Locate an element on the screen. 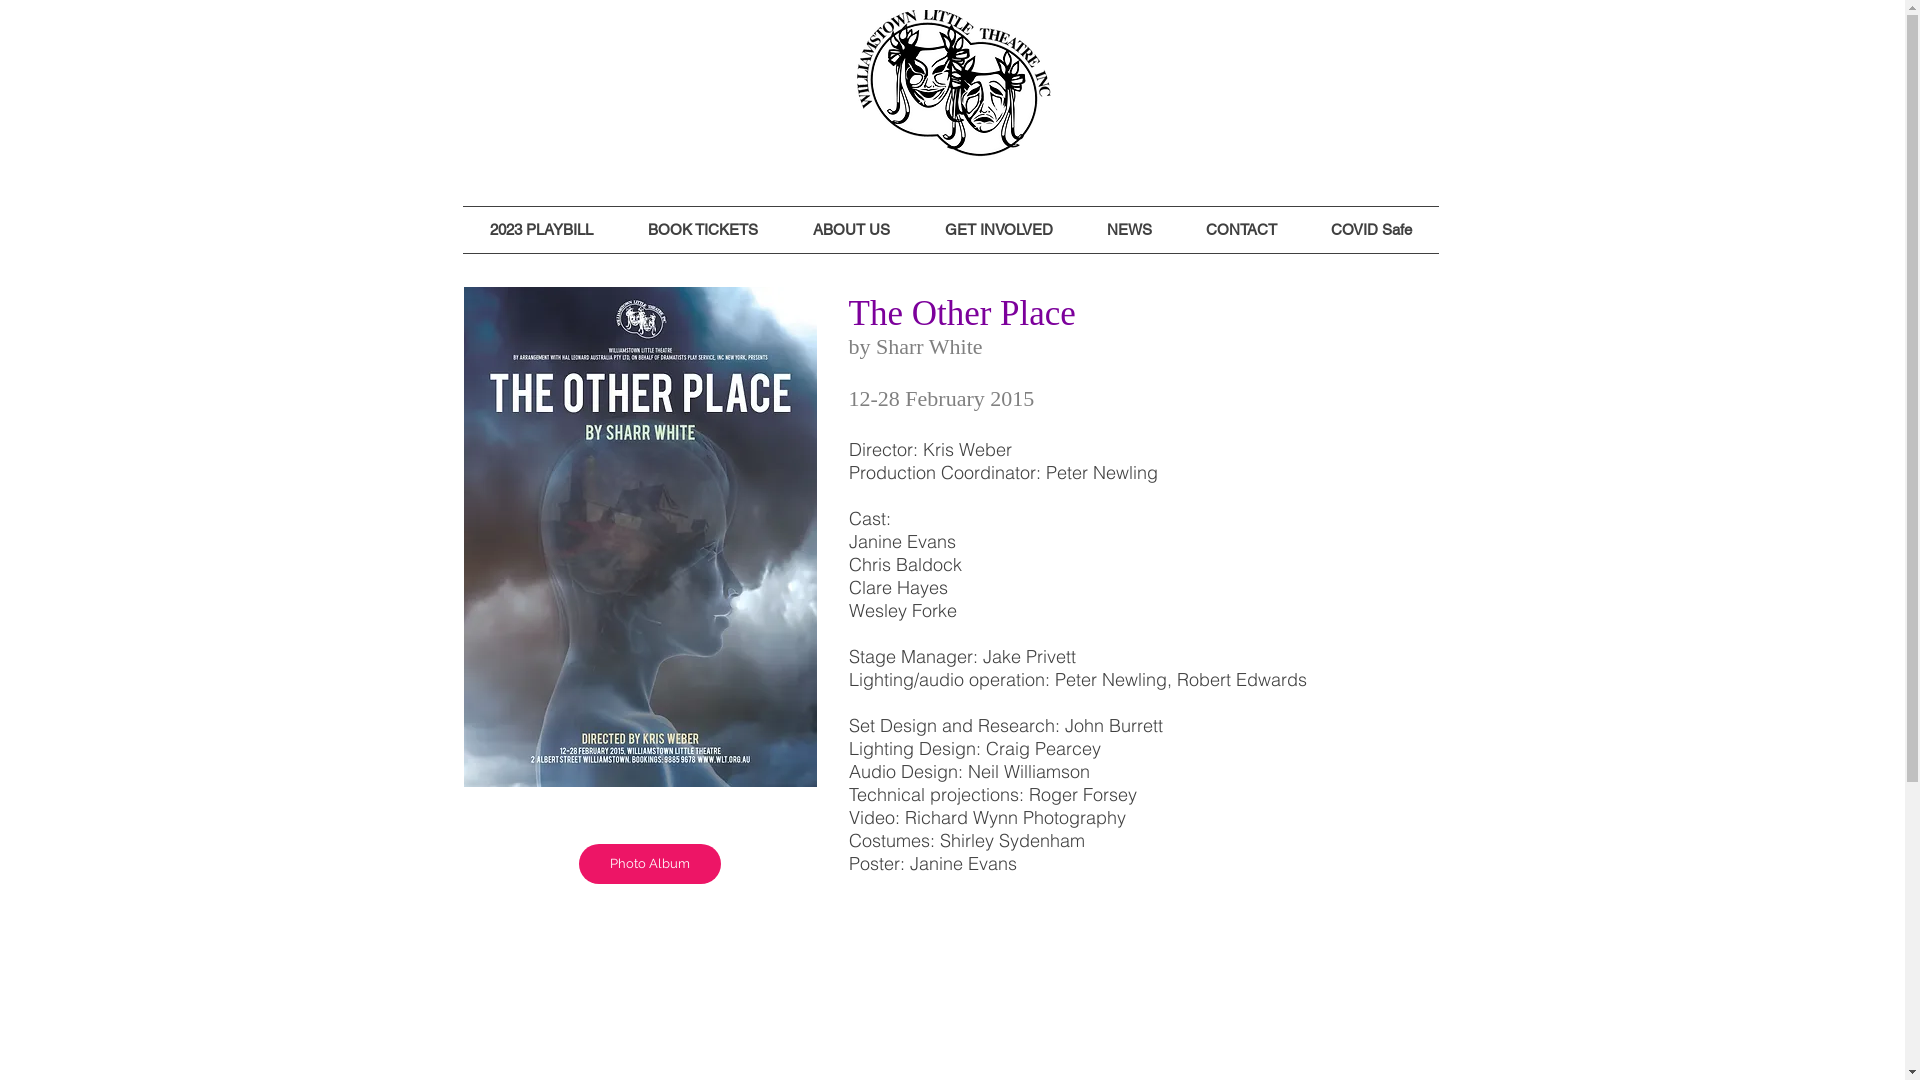 The width and height of the screenshot is (1920, 1080). 'WLT_logo_K_2016 copy.jpg' is located at coordinates (953, 83).